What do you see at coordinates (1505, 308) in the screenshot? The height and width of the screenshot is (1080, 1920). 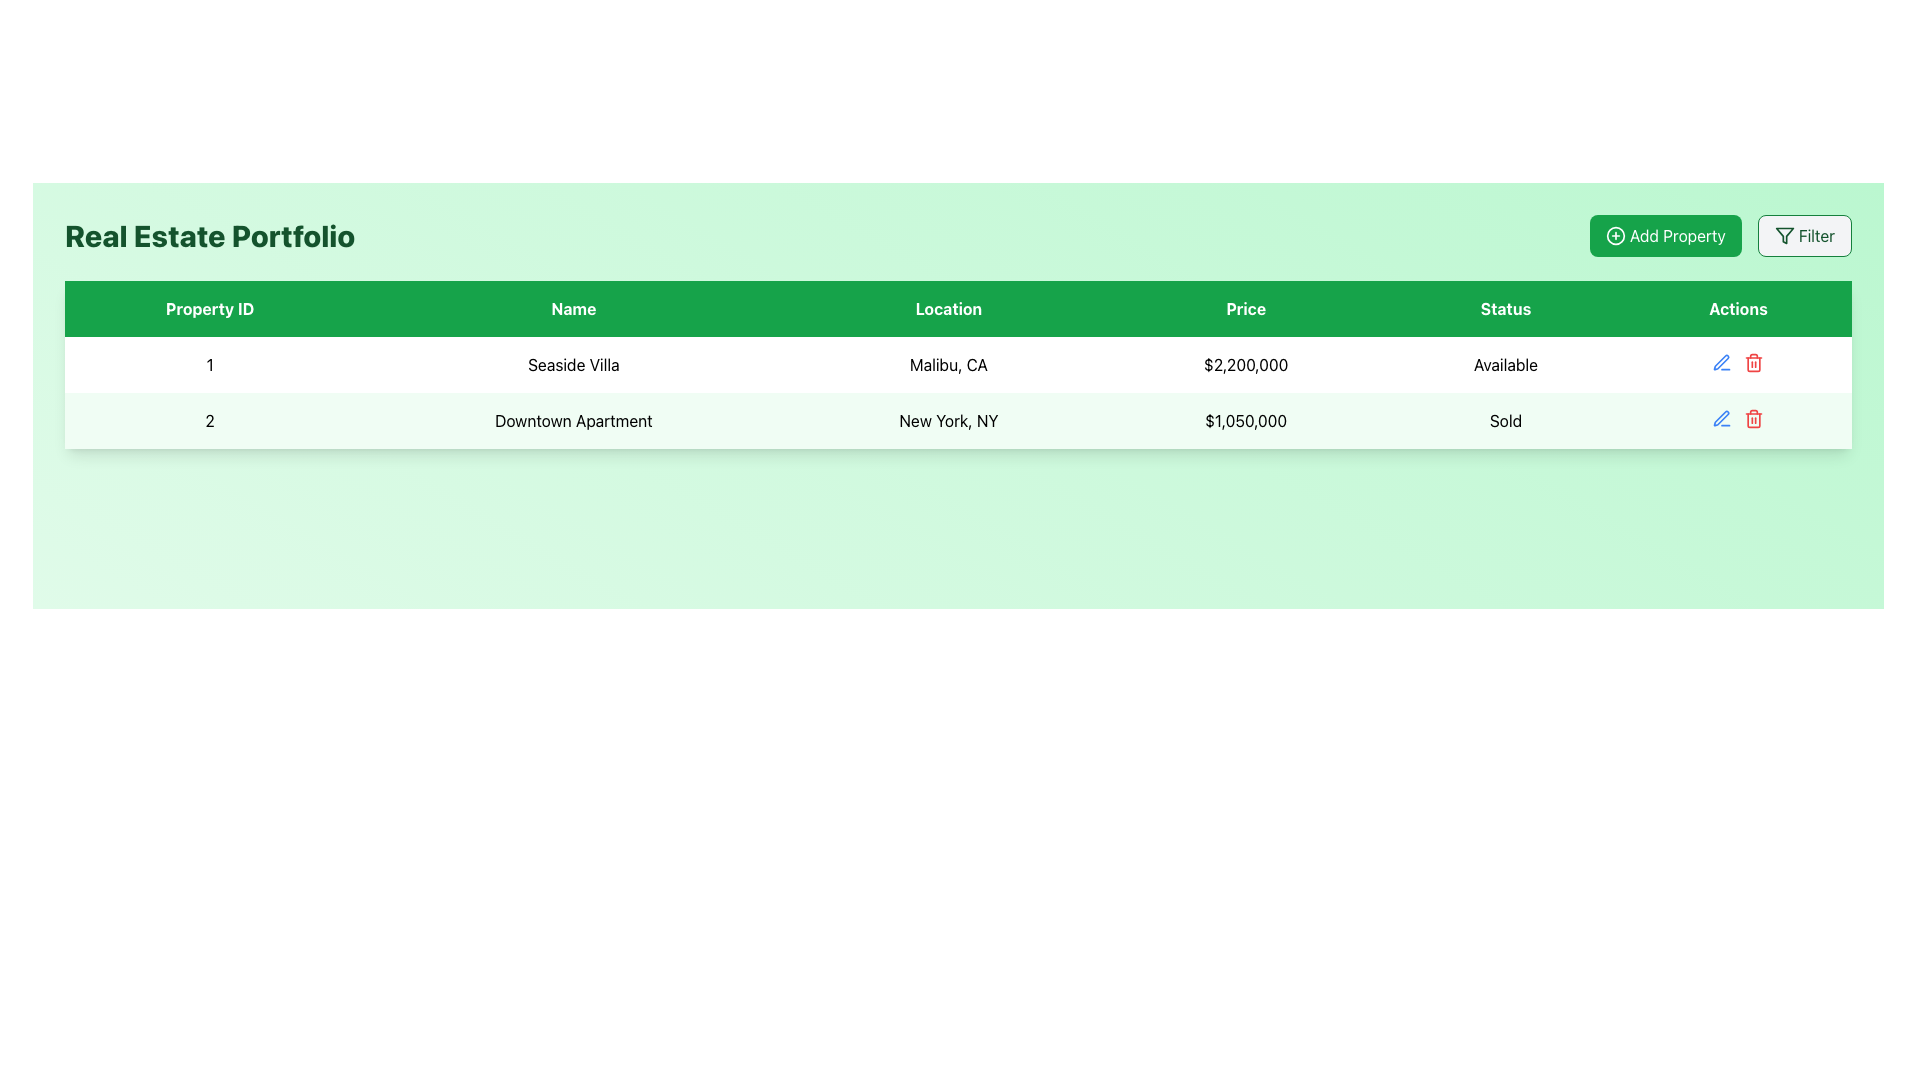 I see `the 'Status' header cell in the green-colored table header, which is in the fifth position of six cells and contains white text centered within it` at bounding box center [1505, 308].